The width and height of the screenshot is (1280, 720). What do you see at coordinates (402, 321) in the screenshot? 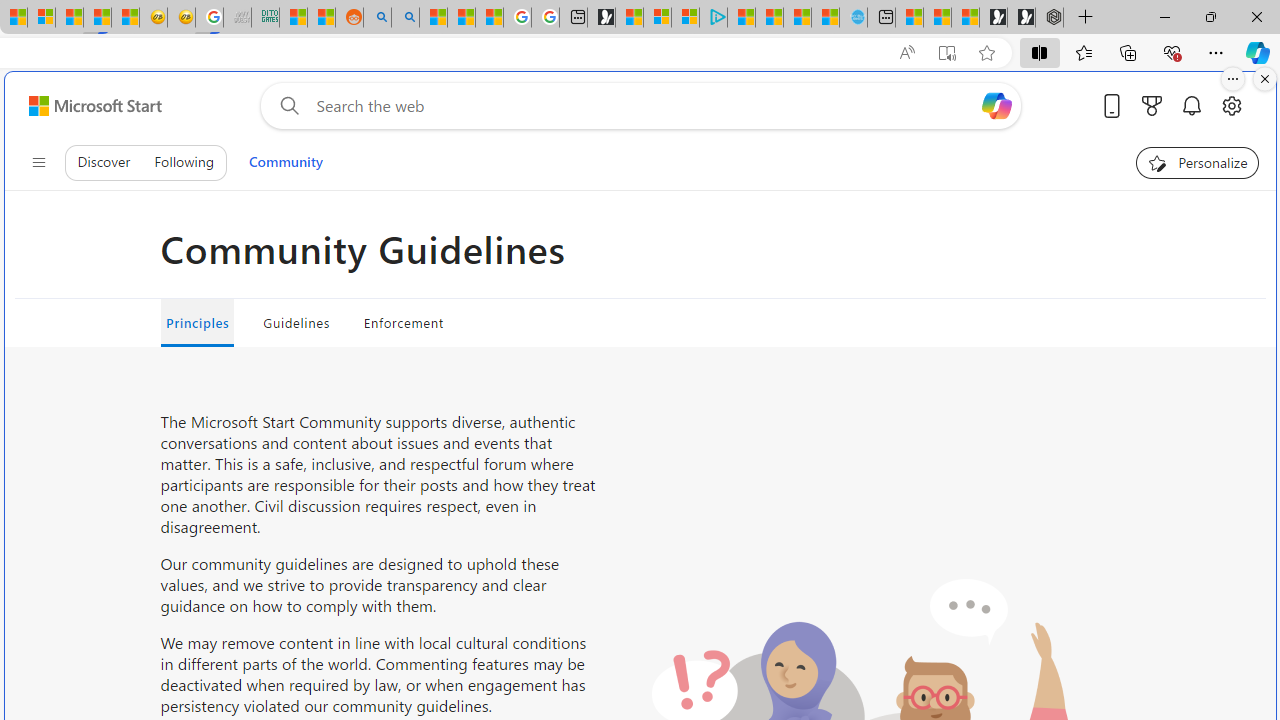
I see `'Enforcement'` at bounding box center [402, 321].